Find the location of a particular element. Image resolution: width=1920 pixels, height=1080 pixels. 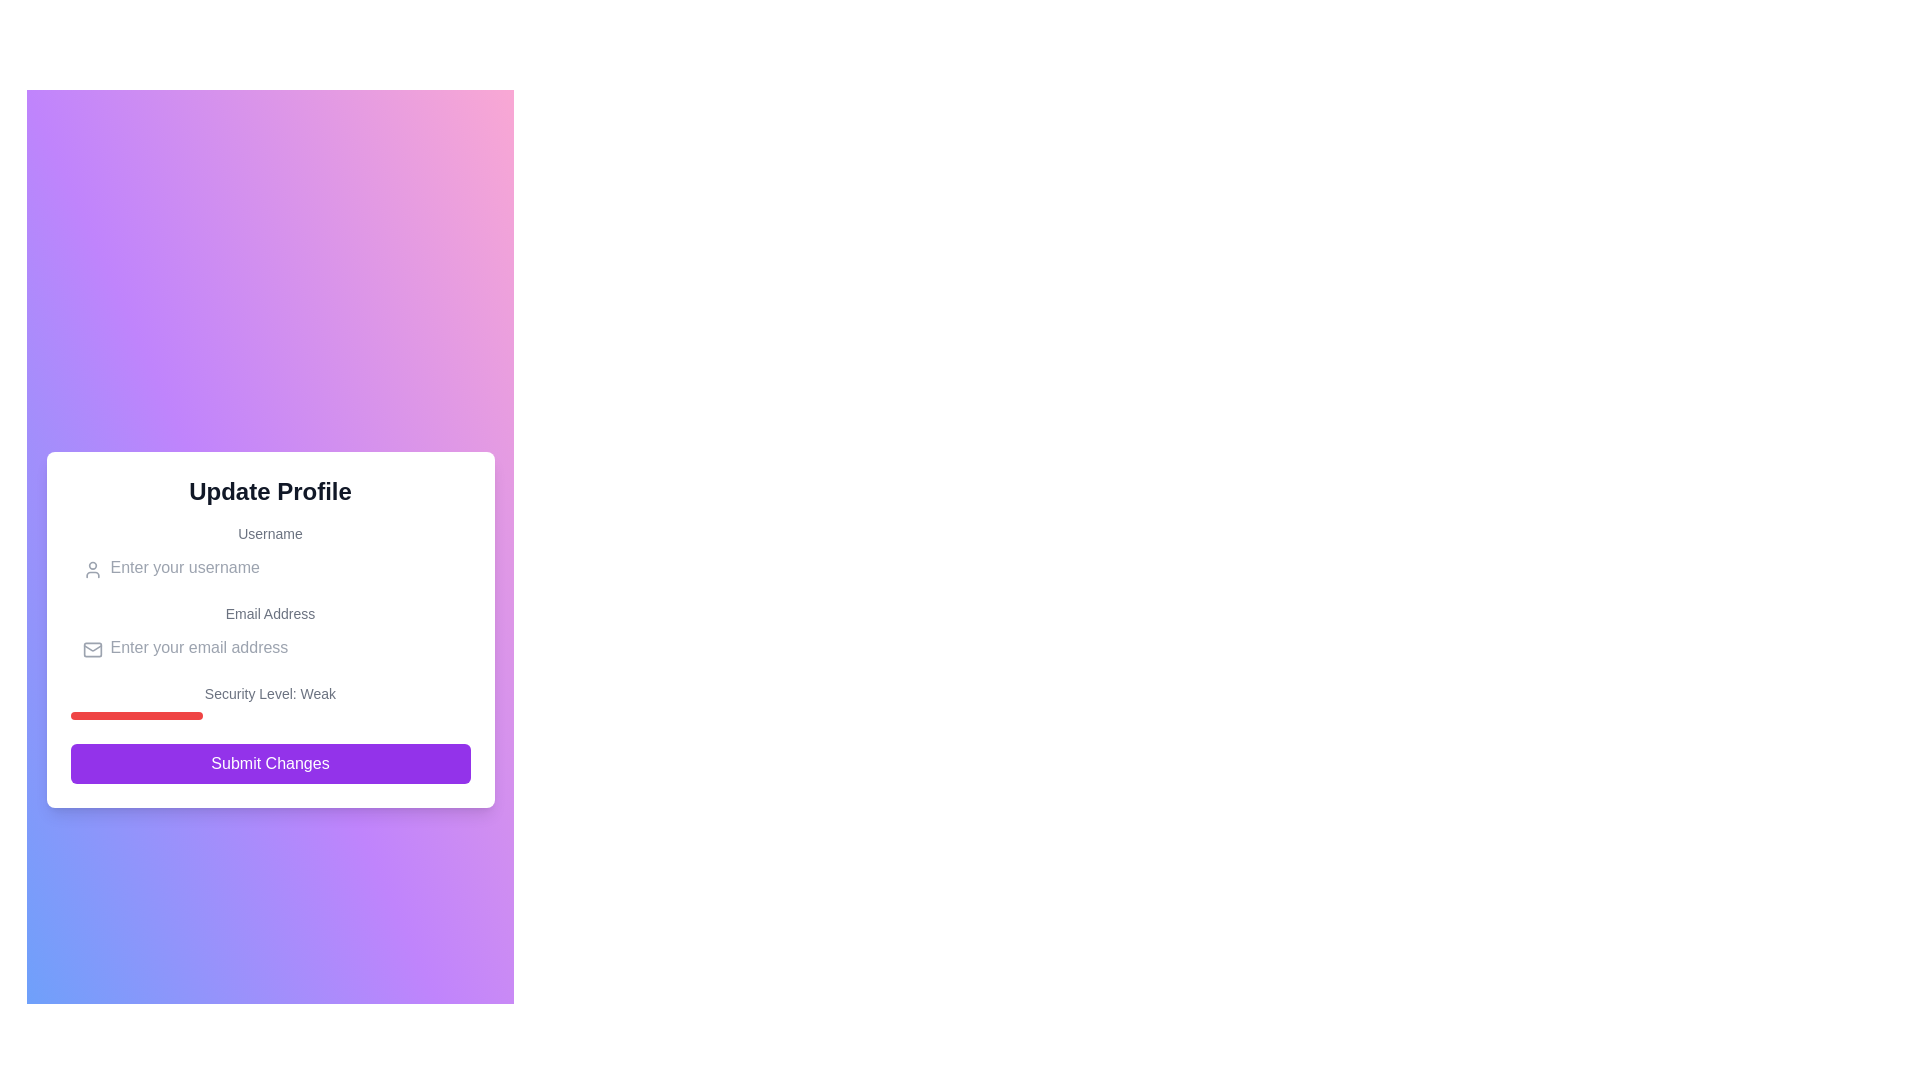

the user profile icon located above and to the left of the username input field, which is associated with the placeholder text 'Enter your username' is located at coordinates (91, 570).